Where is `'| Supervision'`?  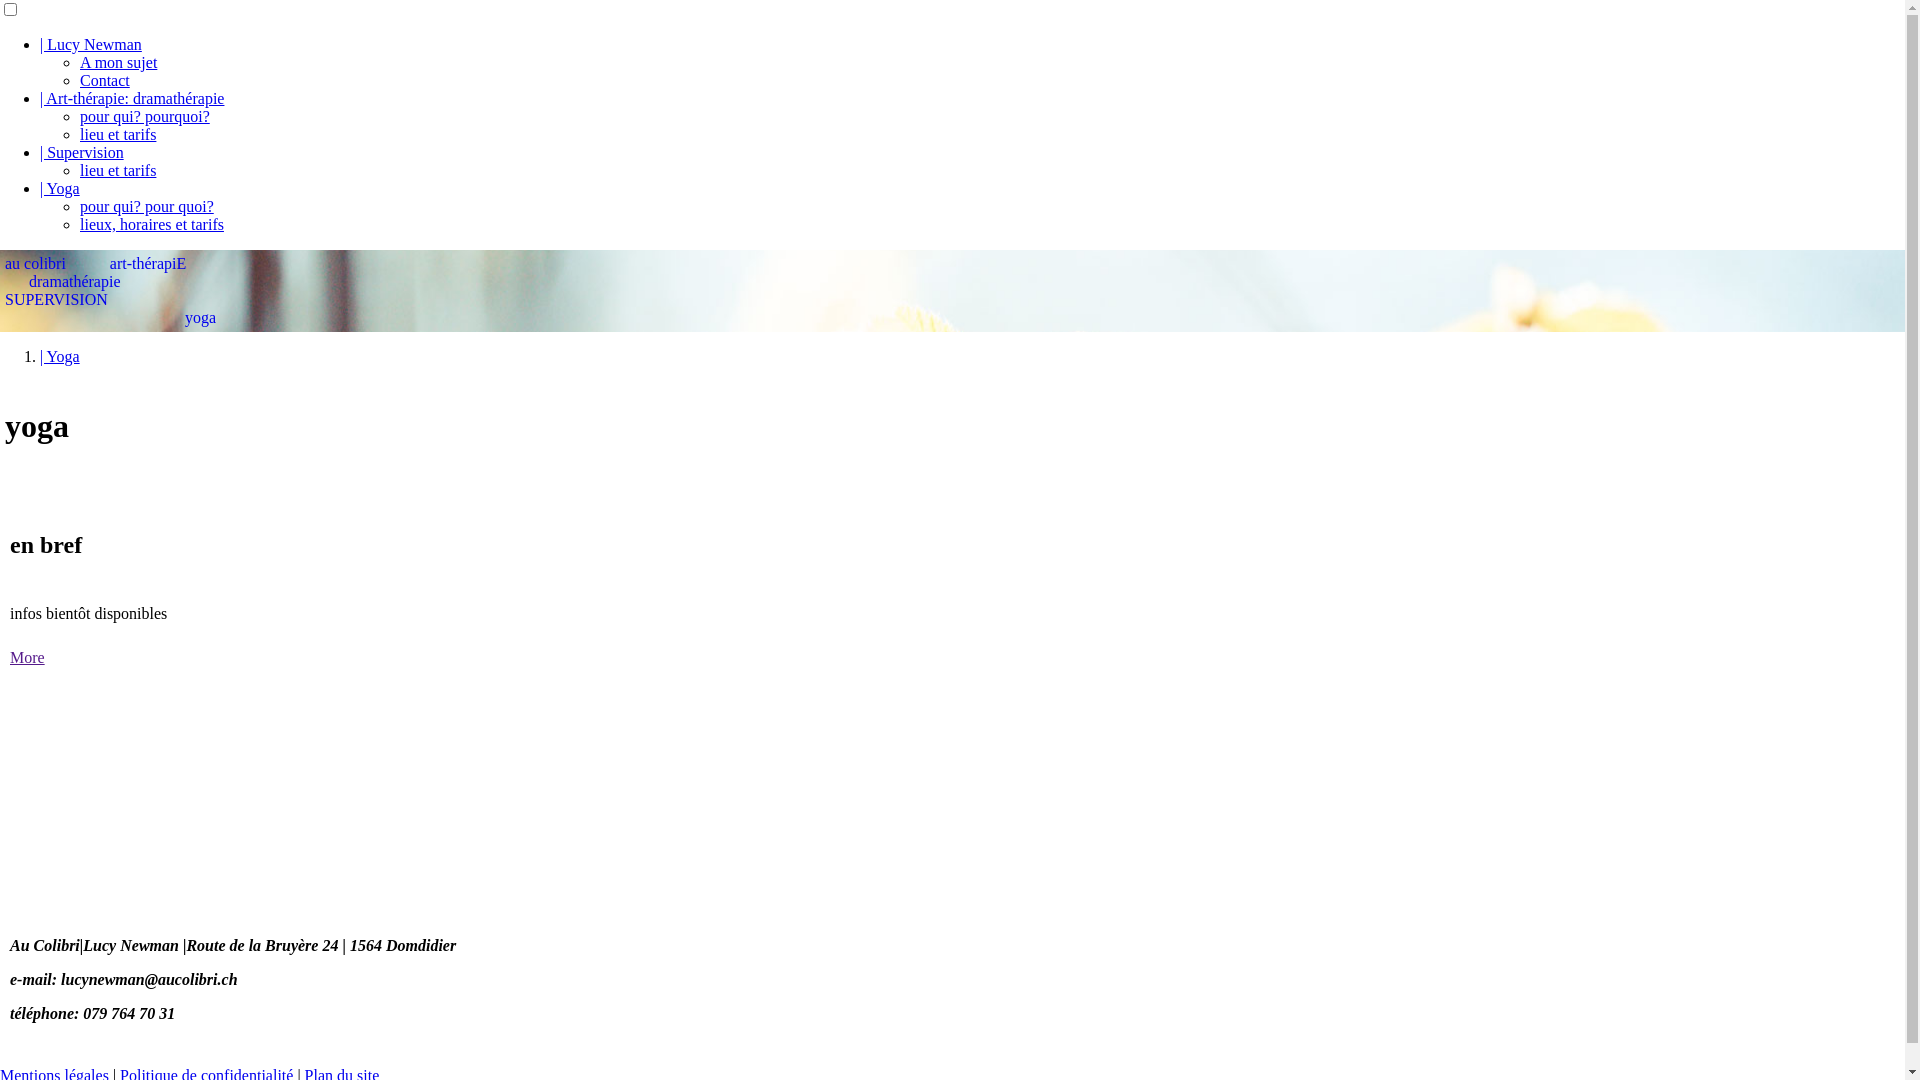 '| Supervision' is located at coordinates (39, 151).